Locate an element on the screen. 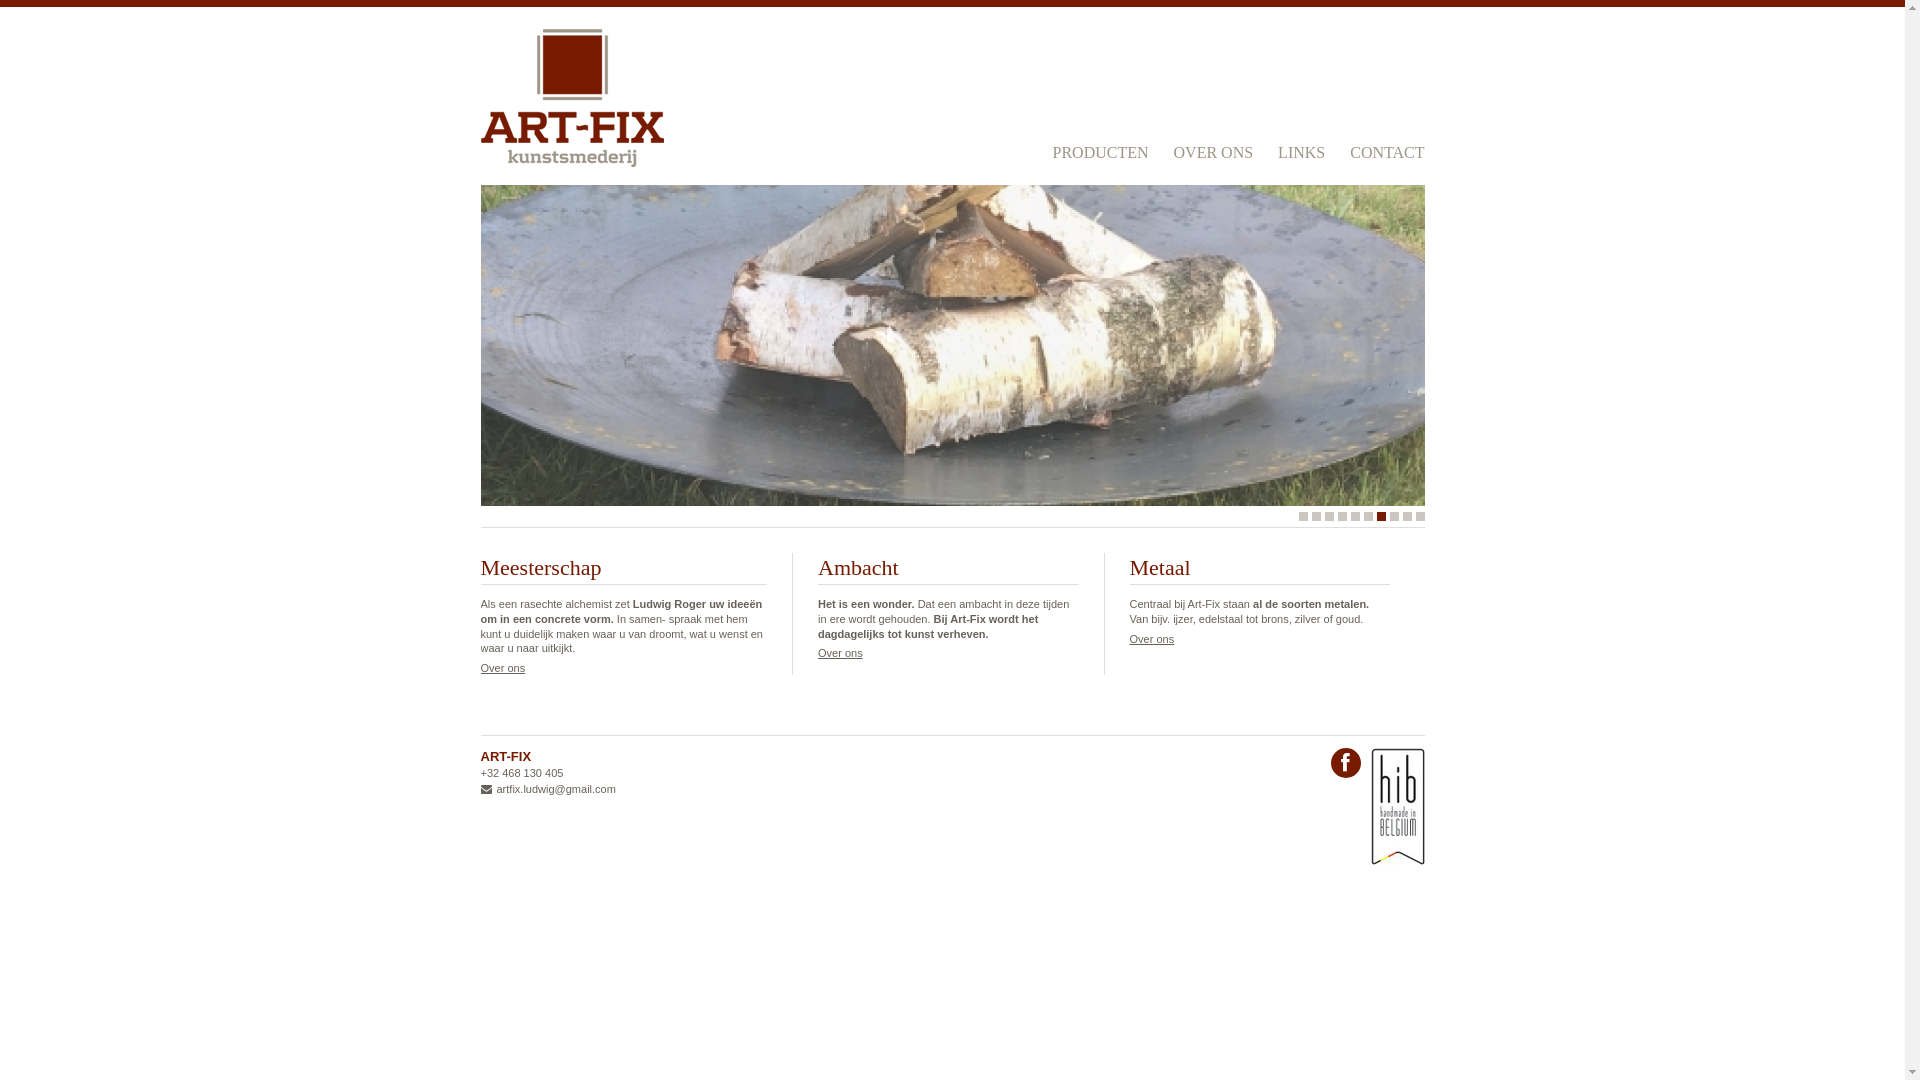 The width and height of the screenshot is (1920, 1080). '9' is located at coordinates (1405, 515).